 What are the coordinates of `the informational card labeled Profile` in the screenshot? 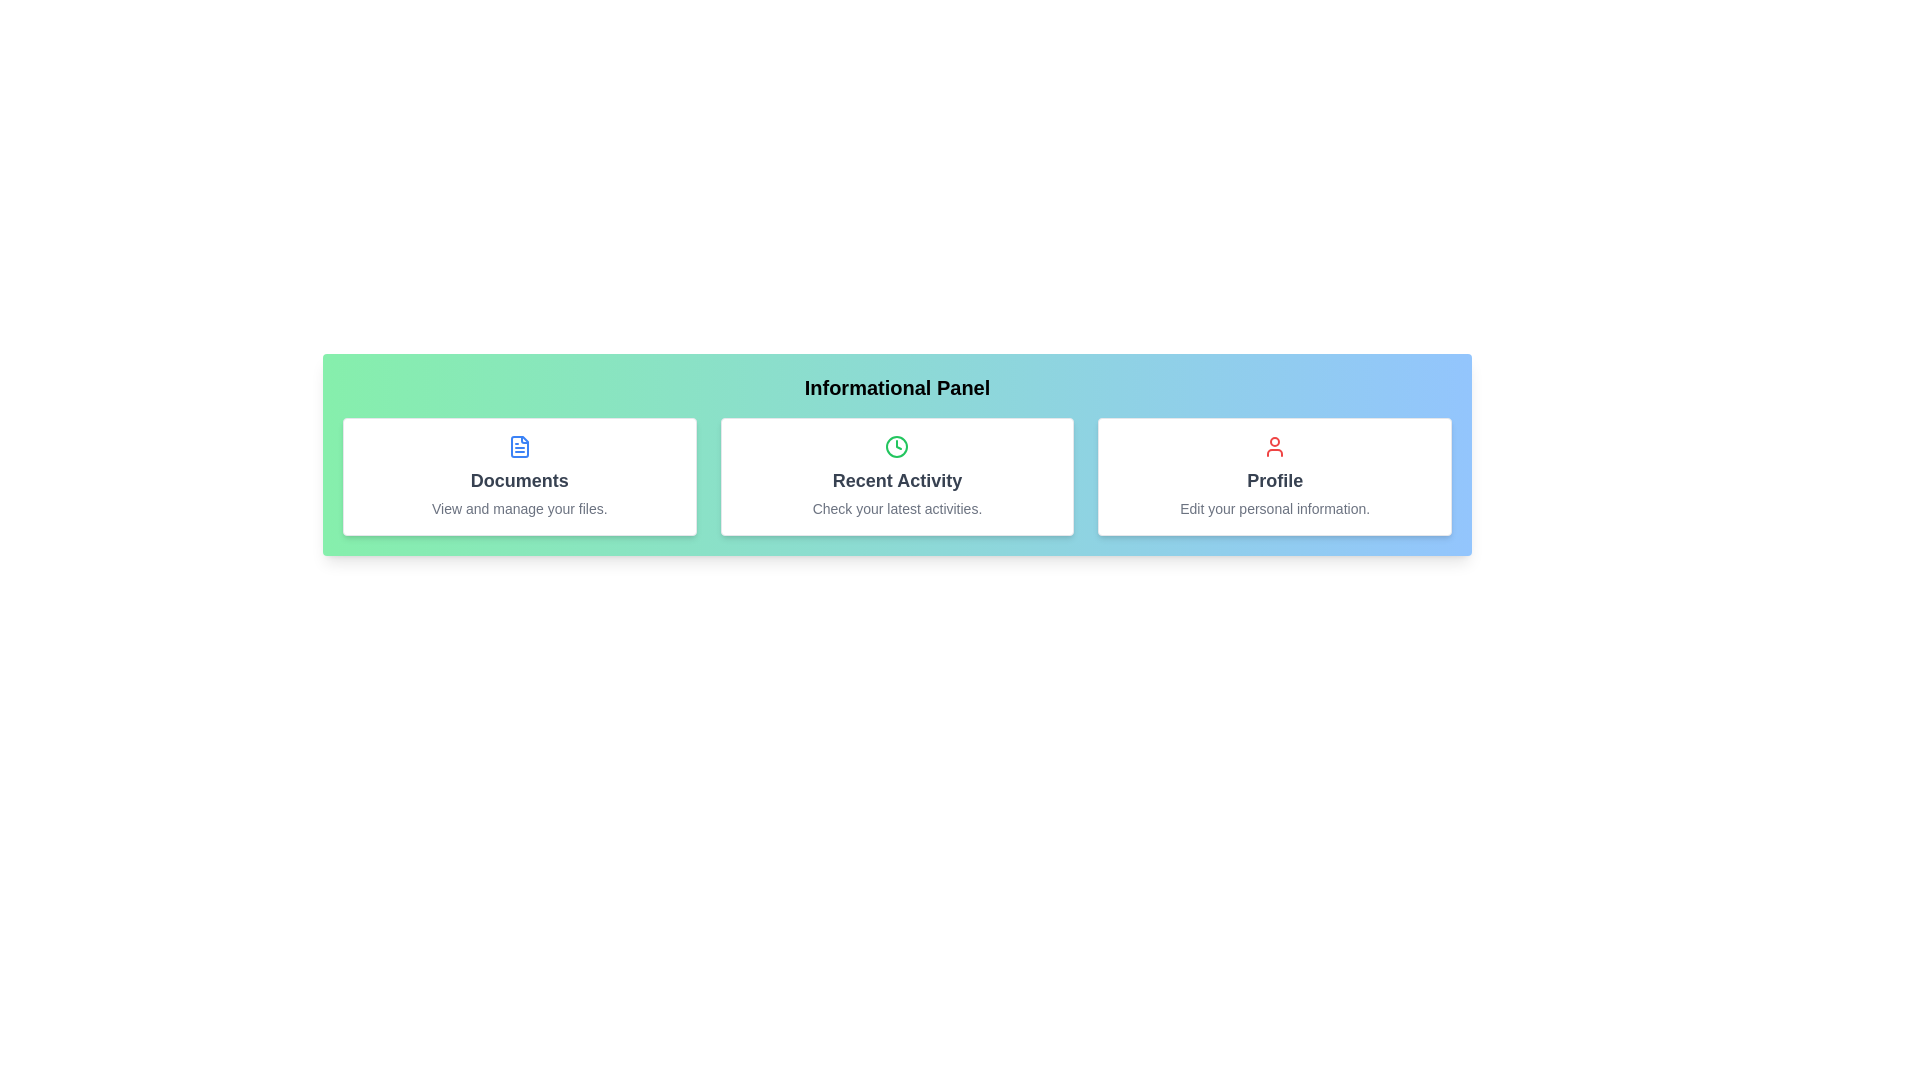 It's located at (1274, 477).